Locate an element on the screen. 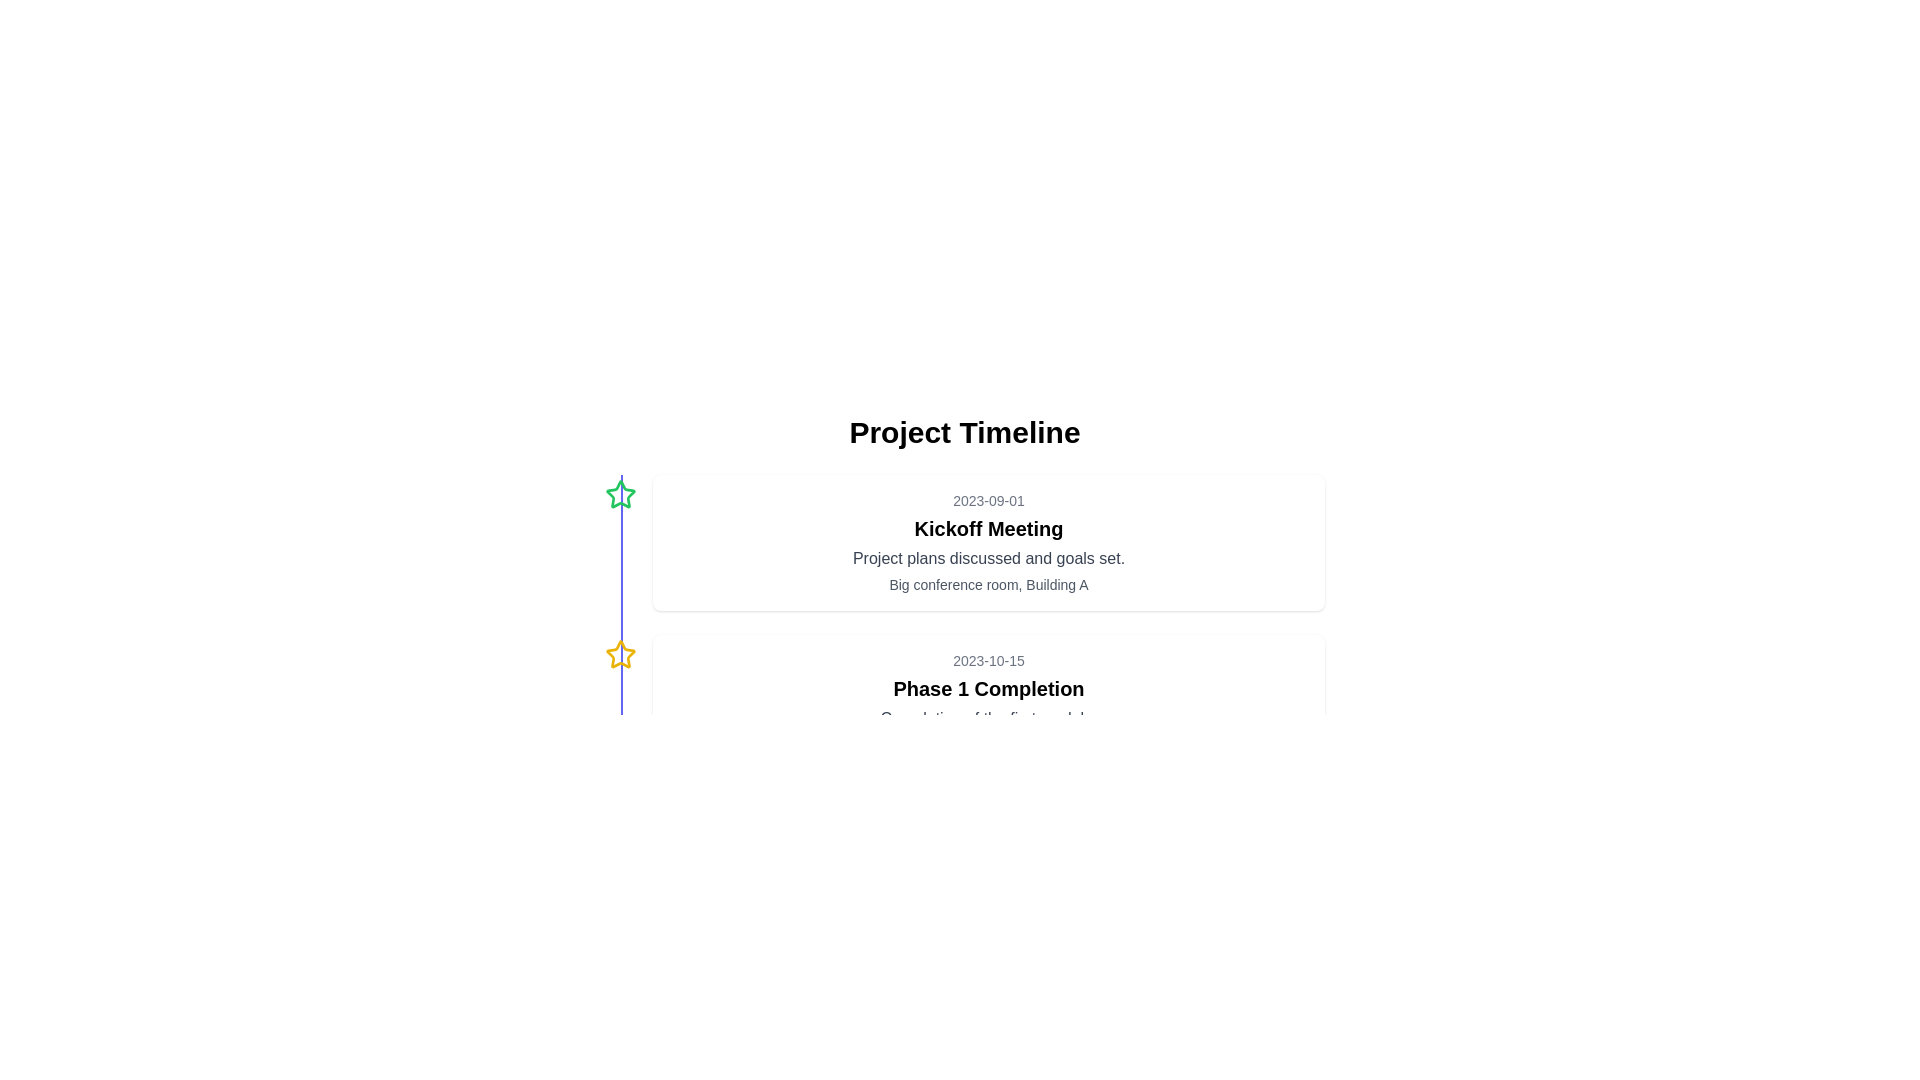 The image size is (1920, 1080). the star icon outlined in green with a hollow center, located near the top-left of the timeline display, aligned with the first entry is located at coordinates (619, 494).